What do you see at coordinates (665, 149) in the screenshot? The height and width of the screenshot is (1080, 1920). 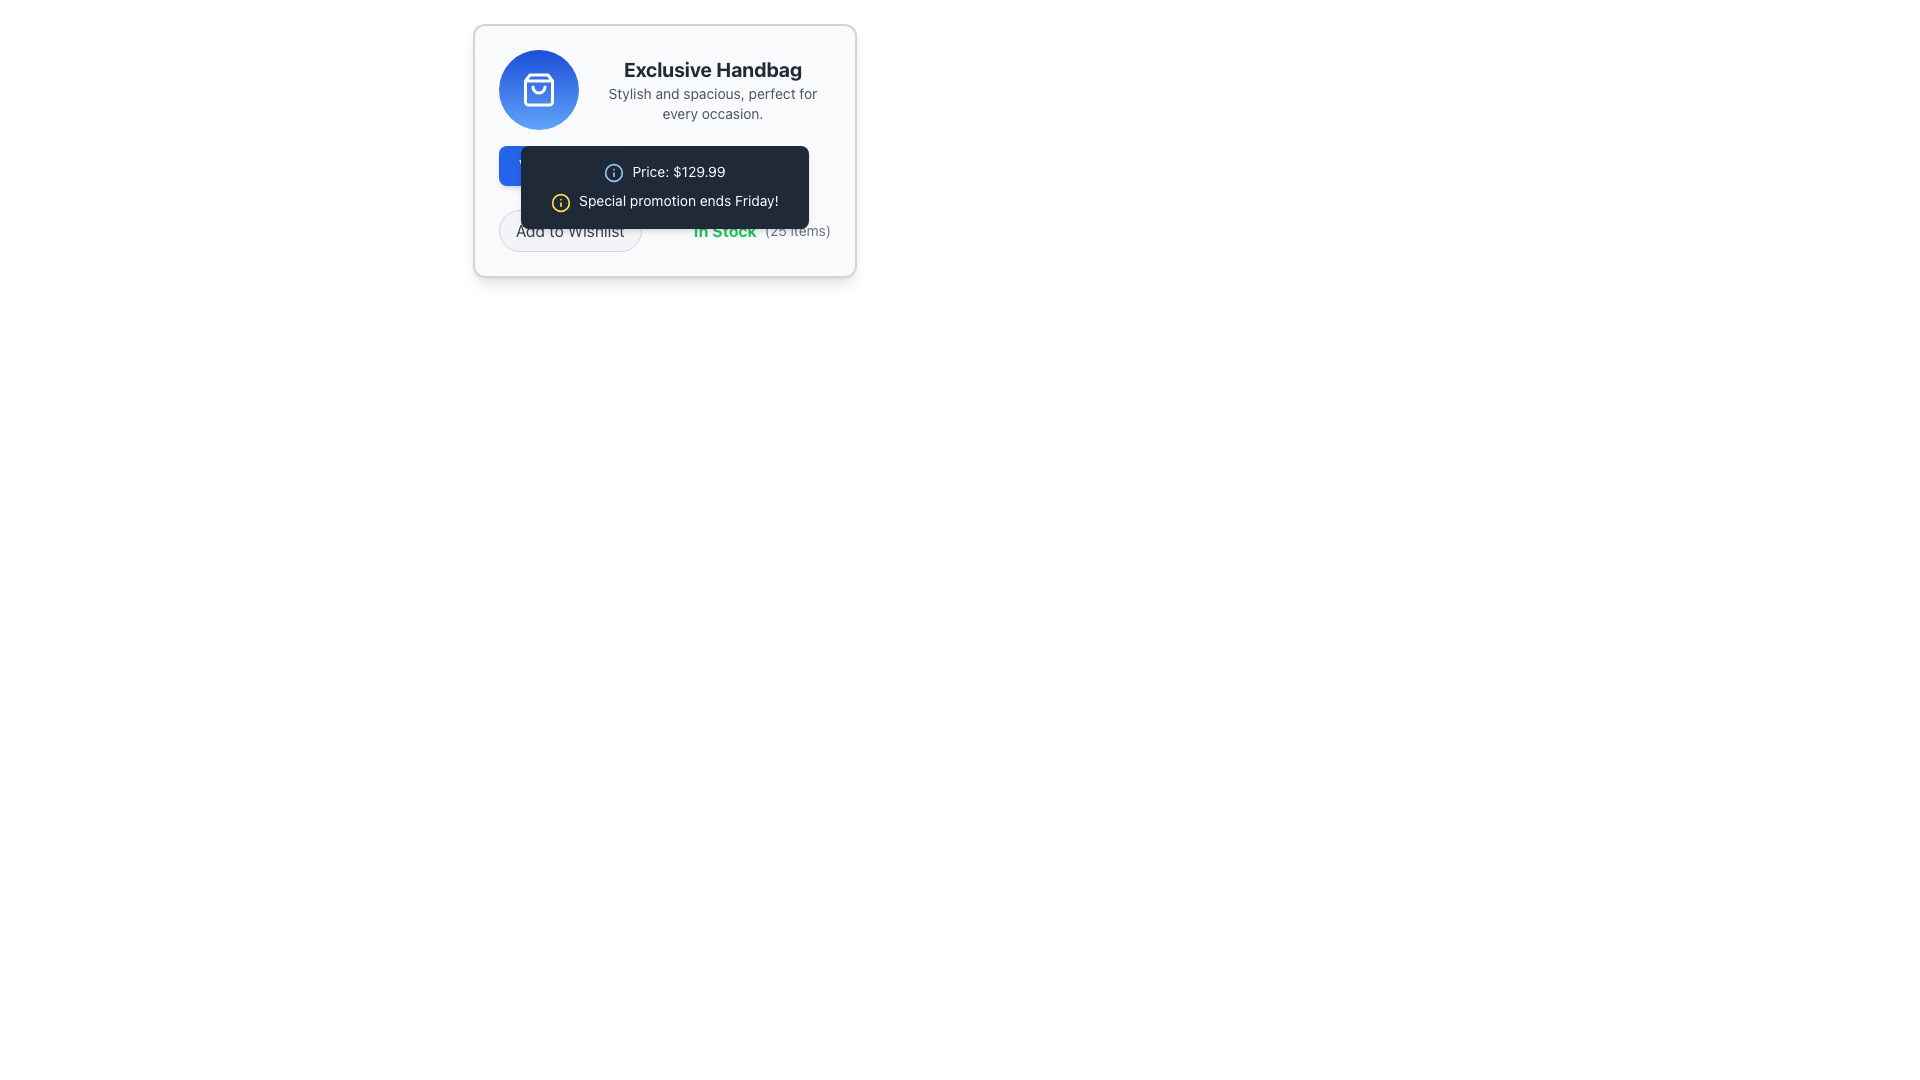 I see `the informational pop-up box that highlights the price and promotional message for the product, located below the product title and above the wishlist button` at bounding box center [665, 149].